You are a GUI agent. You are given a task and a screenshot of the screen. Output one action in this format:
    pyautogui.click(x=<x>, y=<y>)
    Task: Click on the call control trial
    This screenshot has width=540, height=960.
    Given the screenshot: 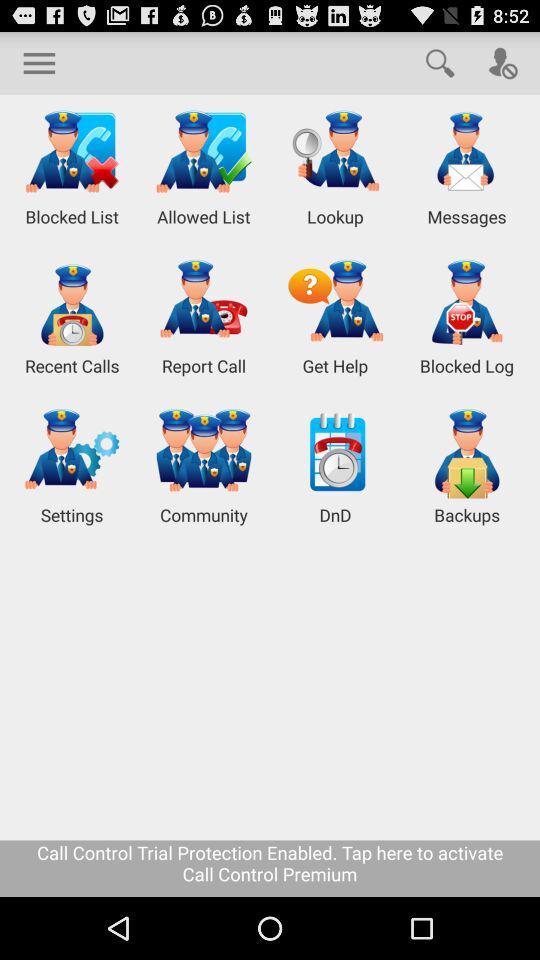 What is the action you would take?
    pyautogui.click(x=270, y=867)
    